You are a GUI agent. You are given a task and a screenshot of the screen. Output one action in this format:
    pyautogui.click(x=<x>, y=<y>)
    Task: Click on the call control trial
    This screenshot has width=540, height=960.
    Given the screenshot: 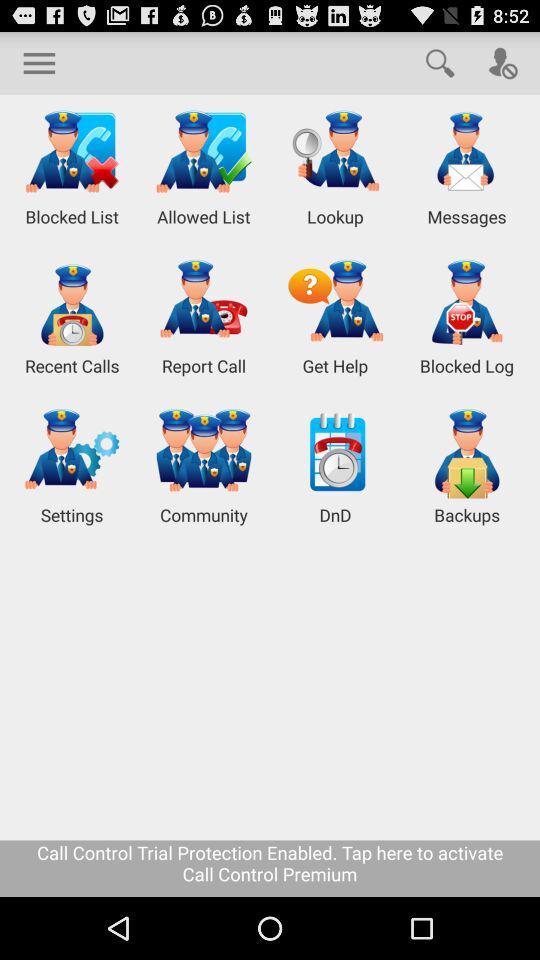 What is the action you would take?
    pyautogui.click(x=270, y=867)
    